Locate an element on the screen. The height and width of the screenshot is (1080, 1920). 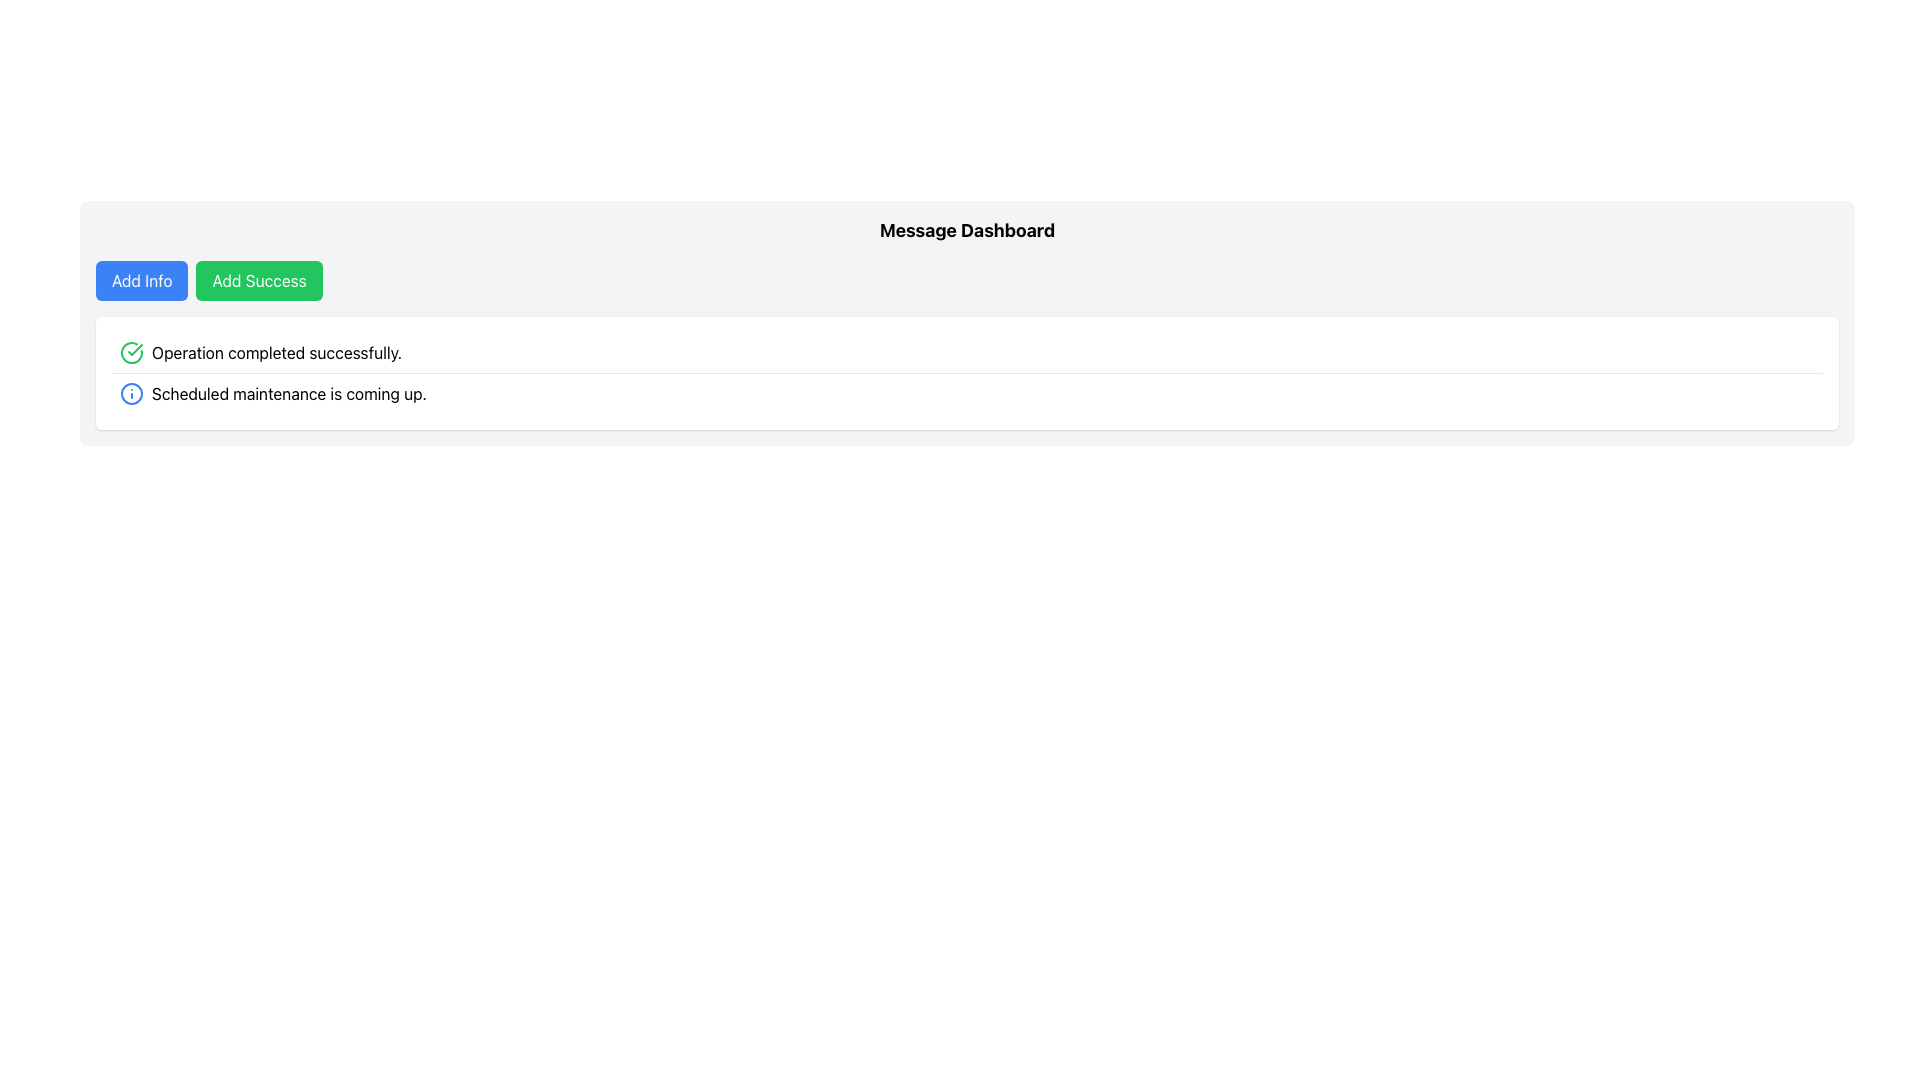
the green checkmark icon styled within a circular element, which provides visual feedback for 'Operation completed successfully.' is located at coordinates (134, 349).